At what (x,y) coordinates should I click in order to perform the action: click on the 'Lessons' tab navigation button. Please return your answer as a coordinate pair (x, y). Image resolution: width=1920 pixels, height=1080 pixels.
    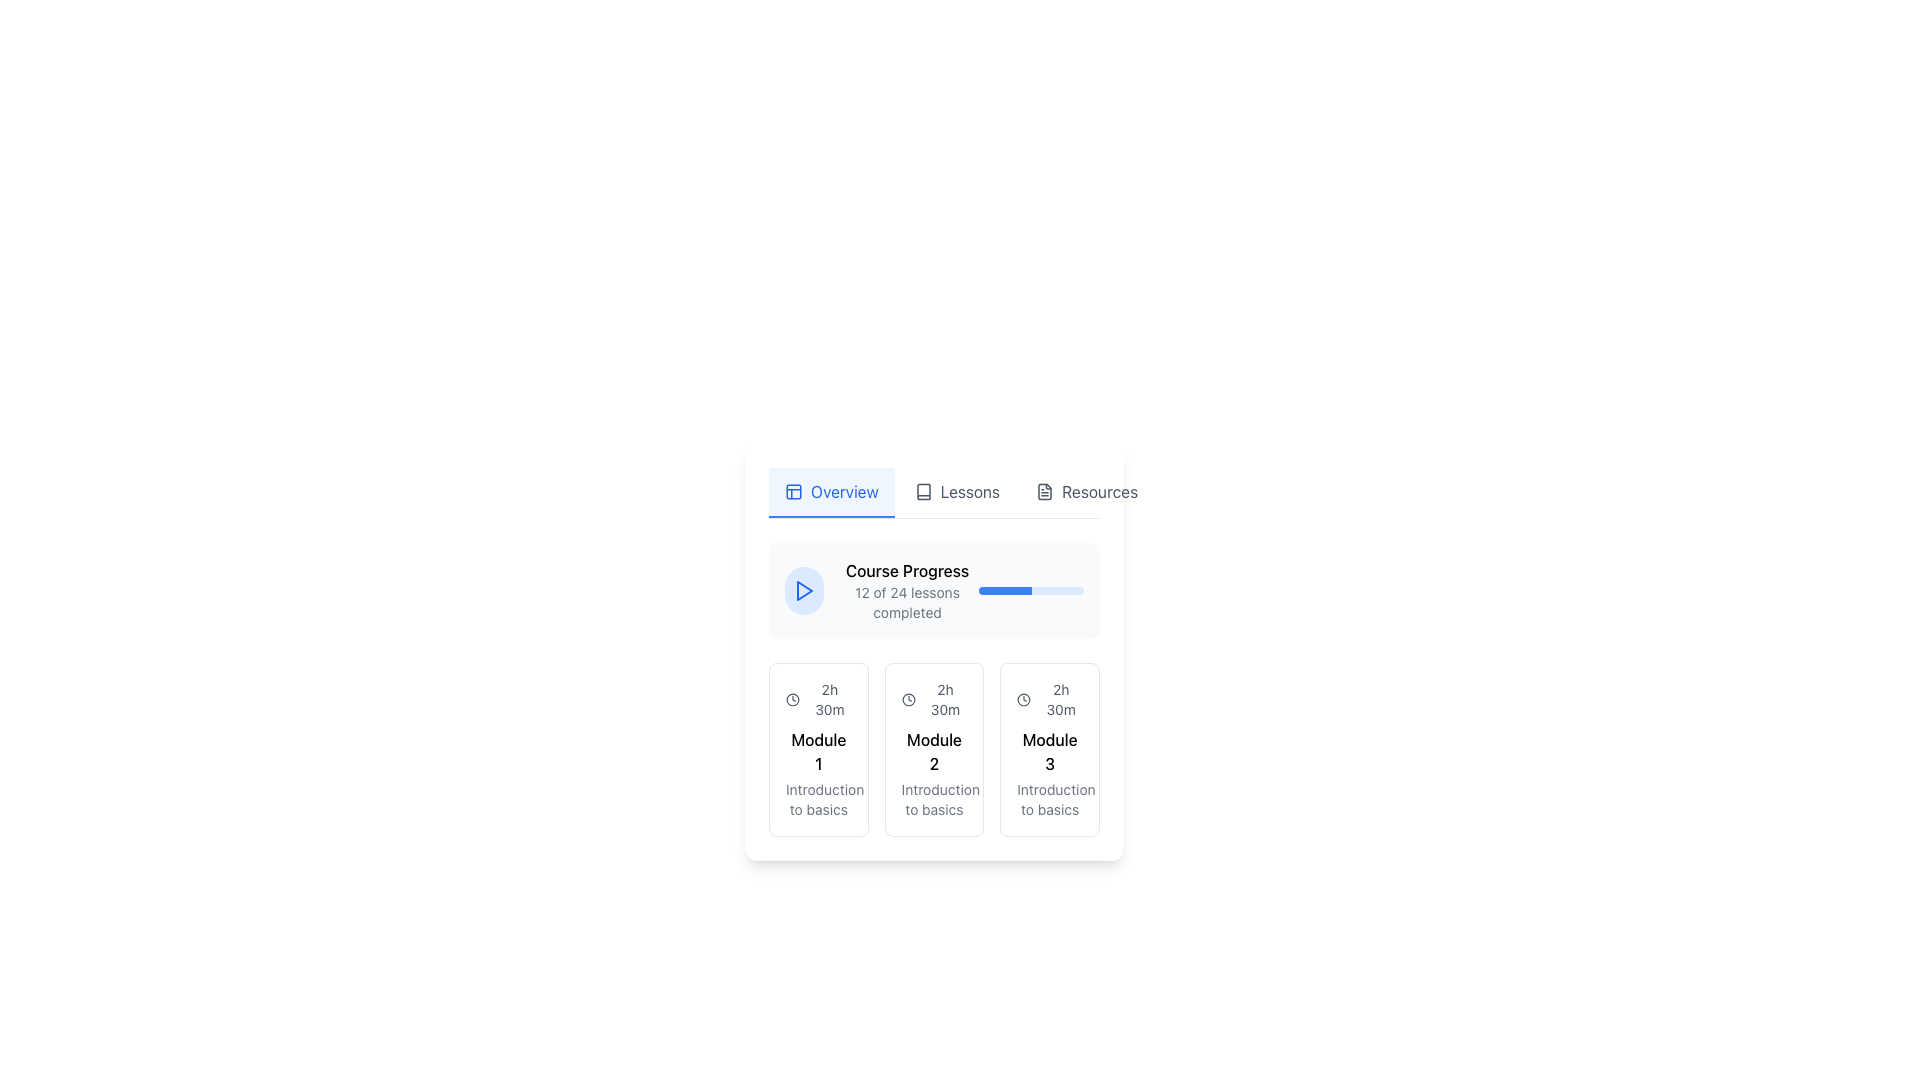
    Looking at the image, I should click on (956, 493).